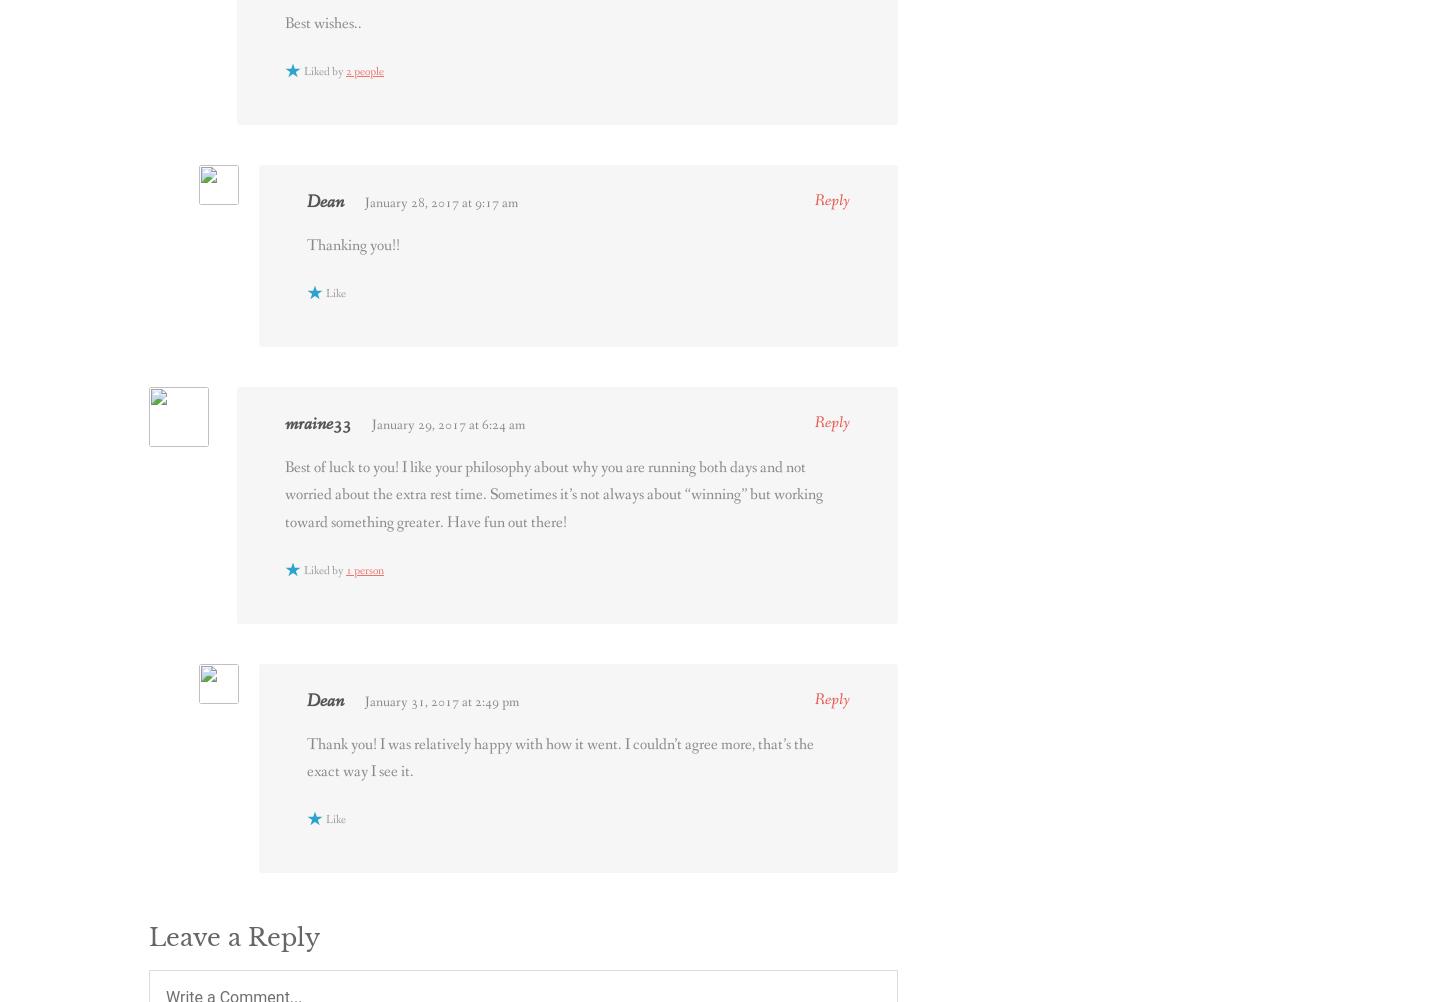 The image size is (1450, 1002). Describe the element at coordinates (560, 756) in the screenshot. I see `'Thank you! I was relatively happy with how it went. I couldn’t agree more, that’s the exact way I see it.'` at that location.